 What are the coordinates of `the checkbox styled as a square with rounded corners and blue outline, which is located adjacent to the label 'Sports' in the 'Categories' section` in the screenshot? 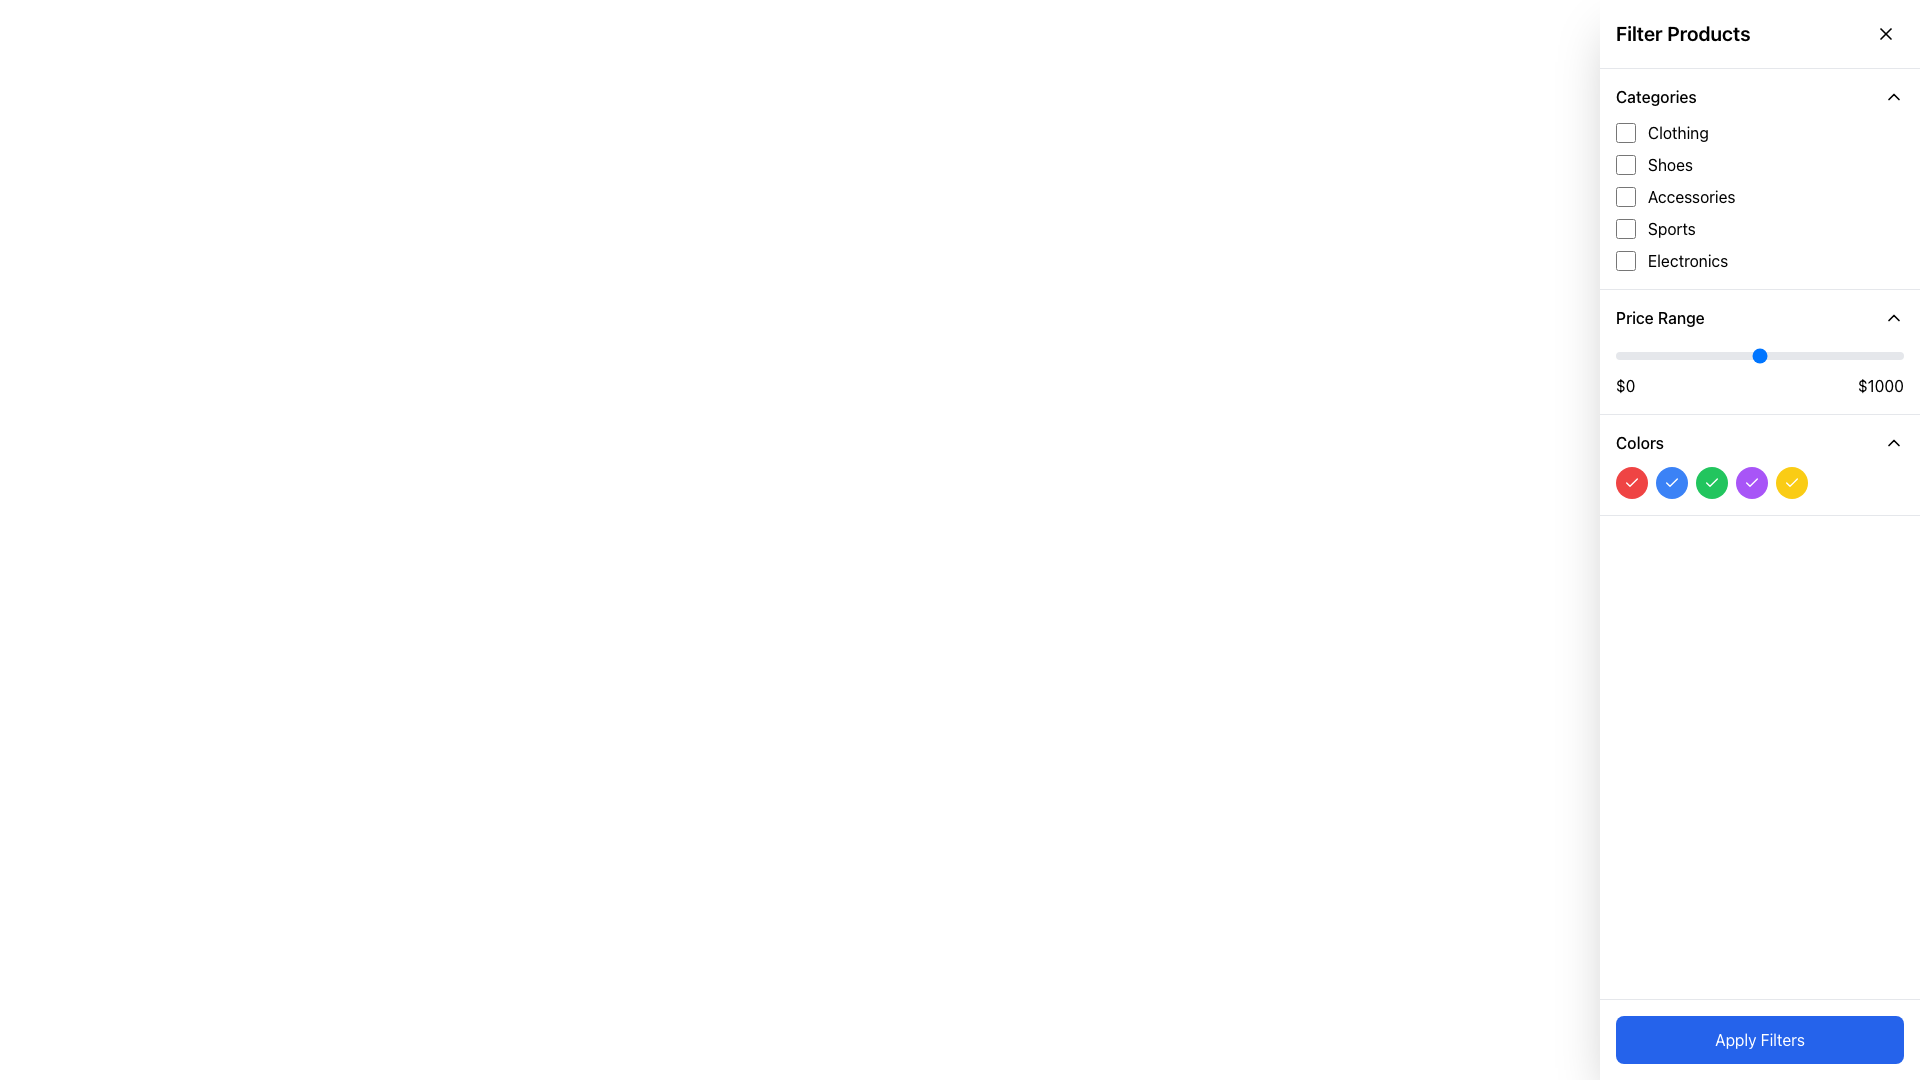 It's located at (1626, 227).